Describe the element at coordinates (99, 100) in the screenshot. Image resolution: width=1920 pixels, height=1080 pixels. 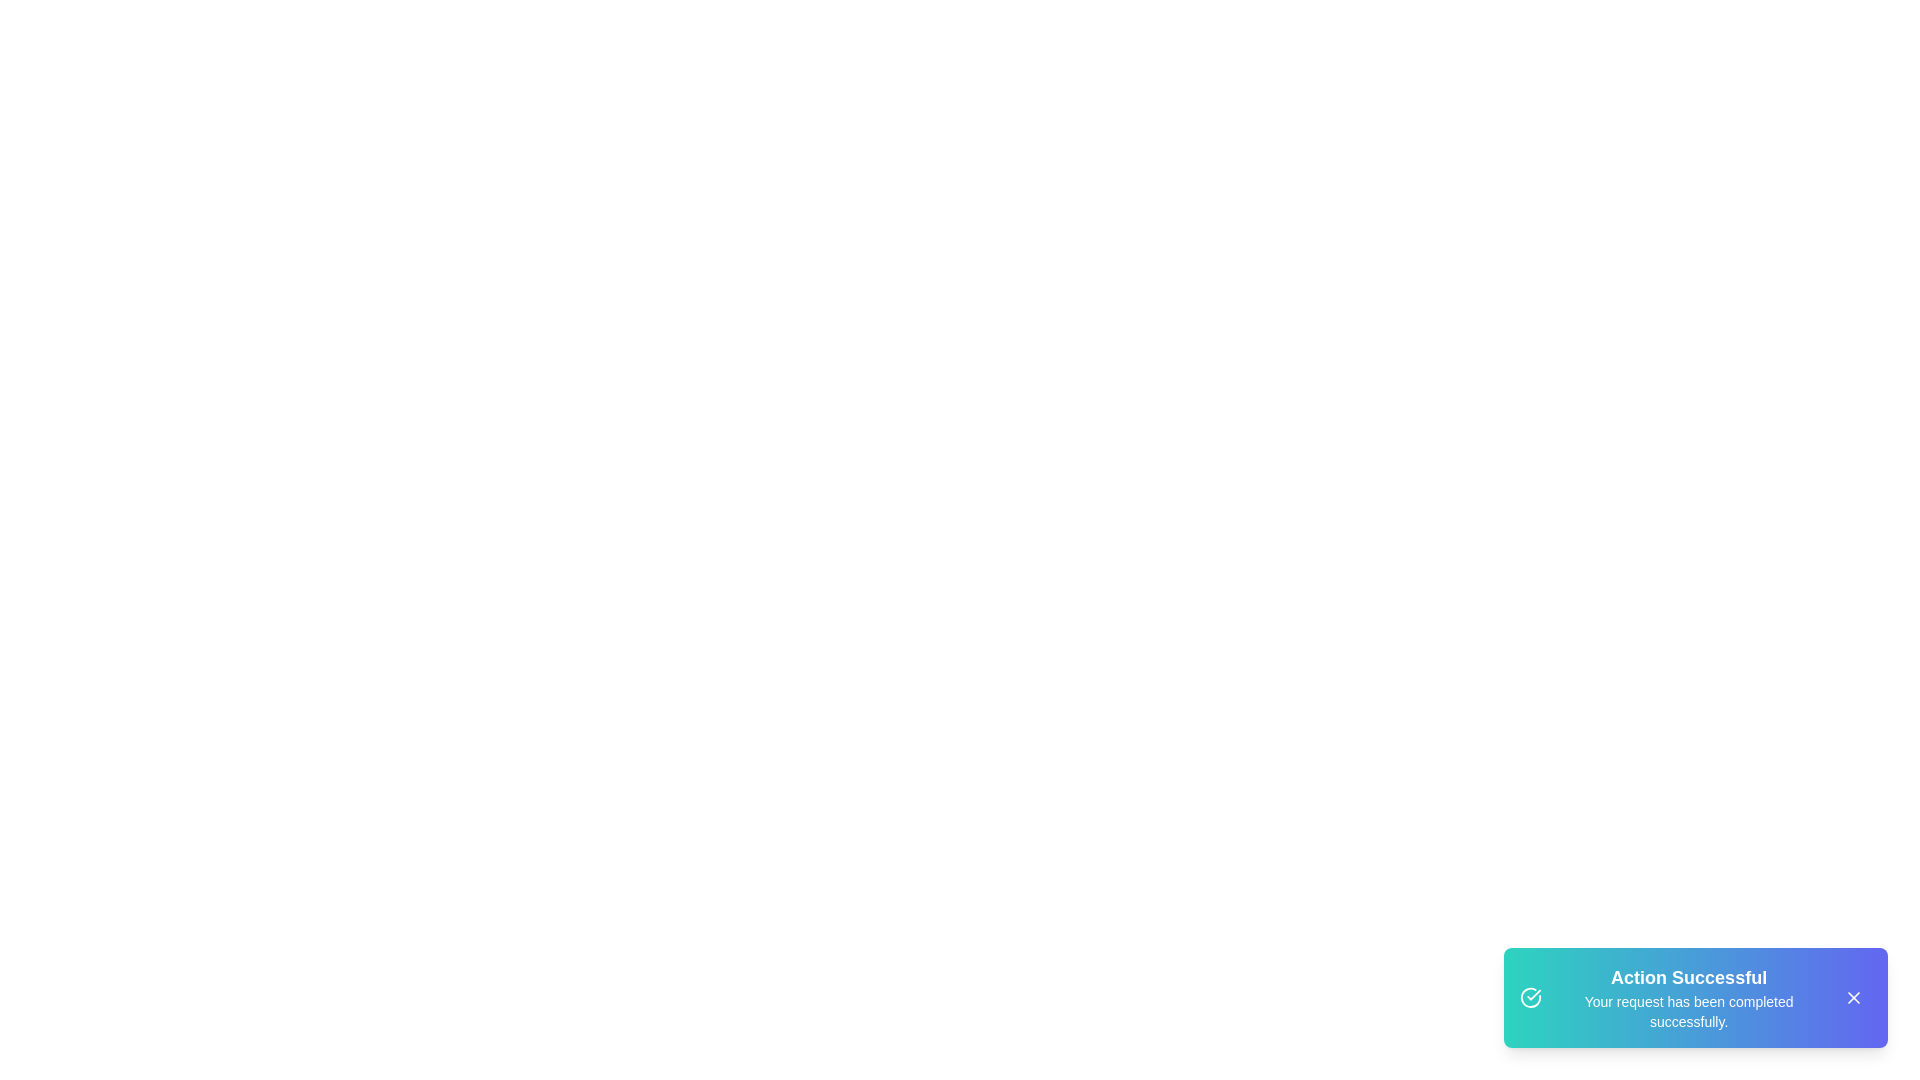
I see `the background area outside the StyledSnackbar component` at that location.